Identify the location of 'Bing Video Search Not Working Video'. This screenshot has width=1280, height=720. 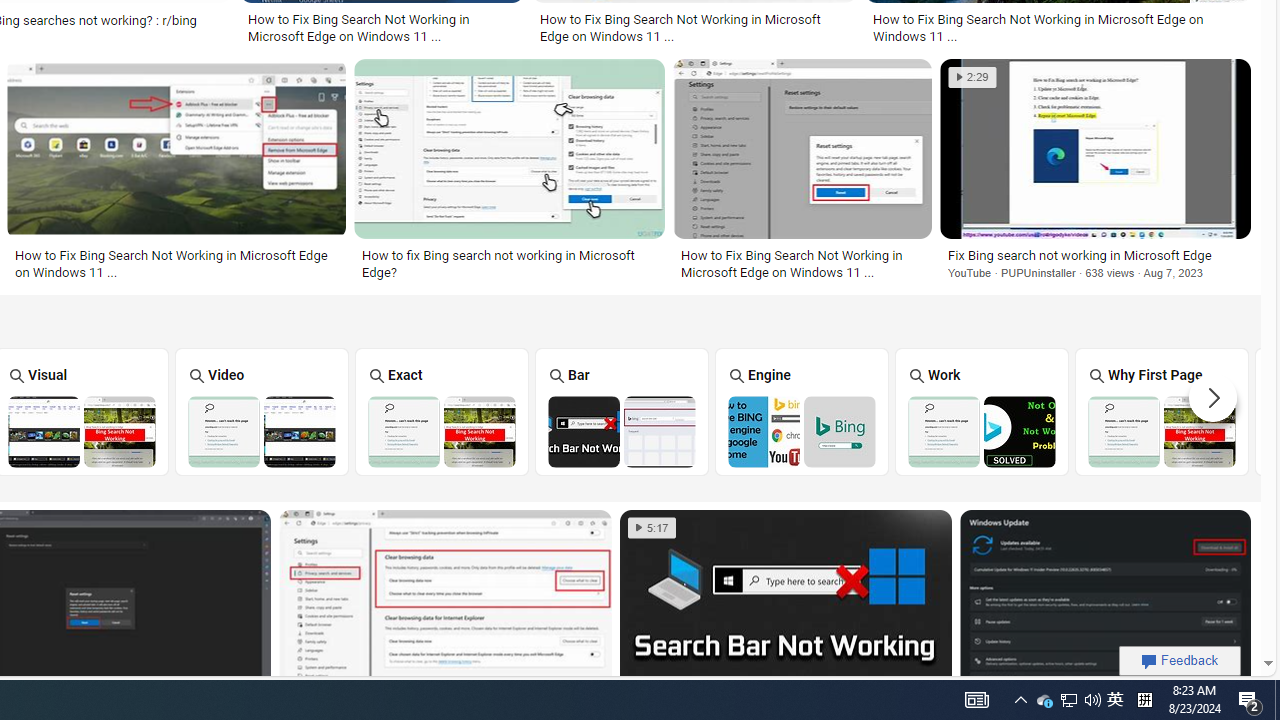
(261, 410).